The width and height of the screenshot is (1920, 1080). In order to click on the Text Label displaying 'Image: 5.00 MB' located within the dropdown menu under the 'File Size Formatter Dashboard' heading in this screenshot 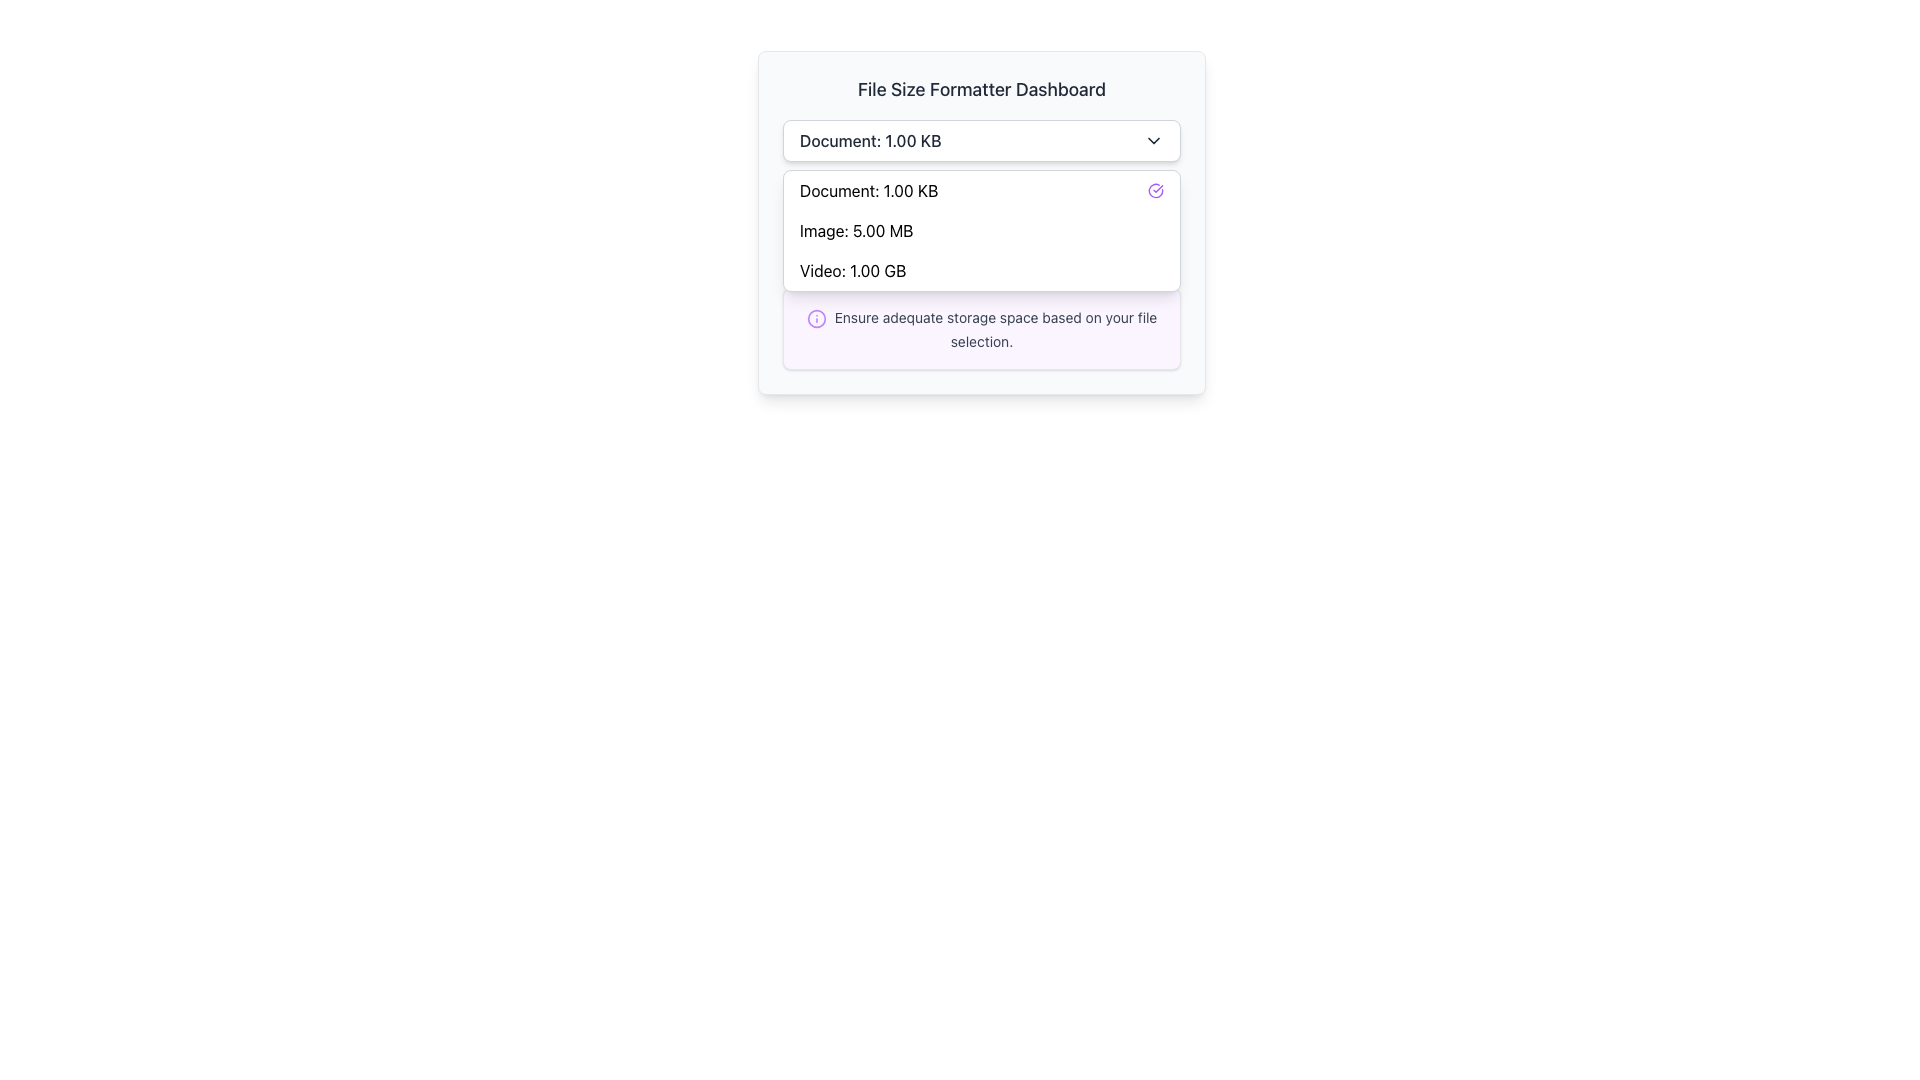, I will do `click(856, 230)`.